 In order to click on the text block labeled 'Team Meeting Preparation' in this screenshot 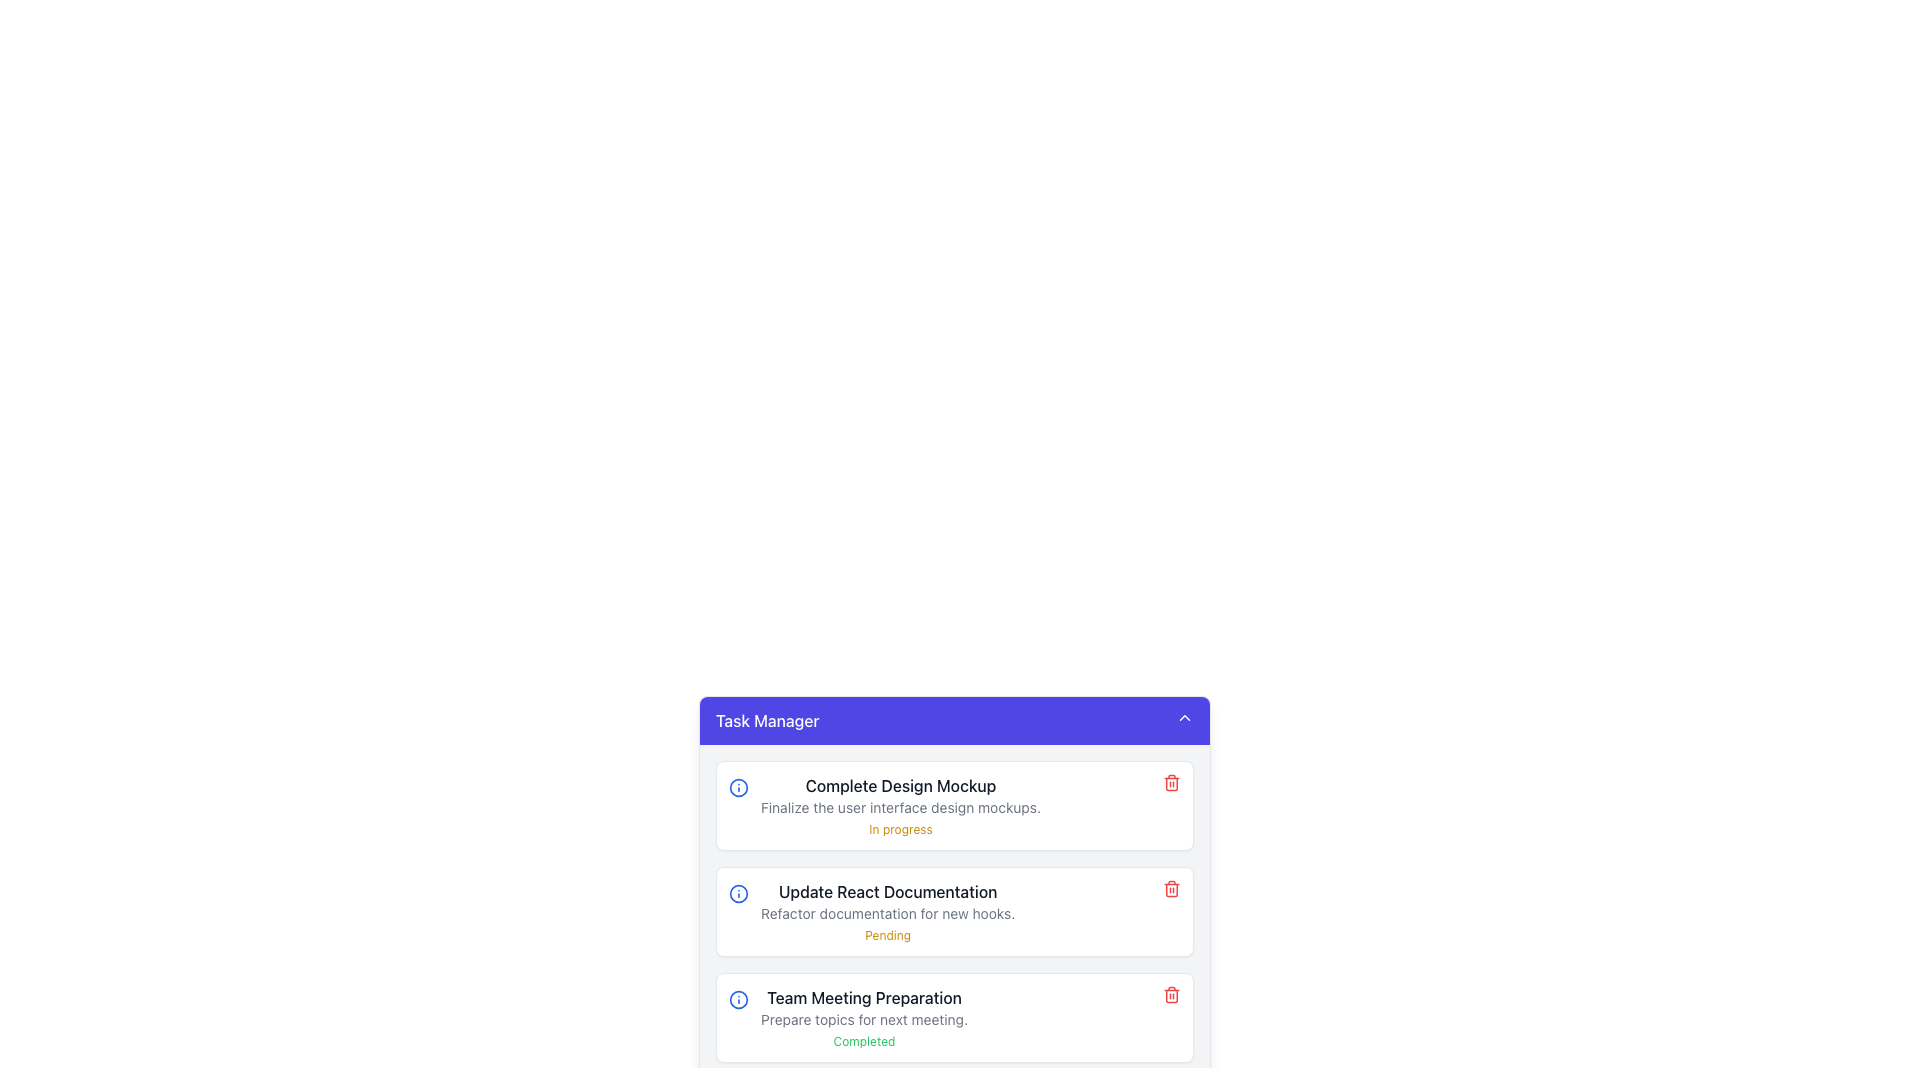, I will do `click(864, 1018)`.